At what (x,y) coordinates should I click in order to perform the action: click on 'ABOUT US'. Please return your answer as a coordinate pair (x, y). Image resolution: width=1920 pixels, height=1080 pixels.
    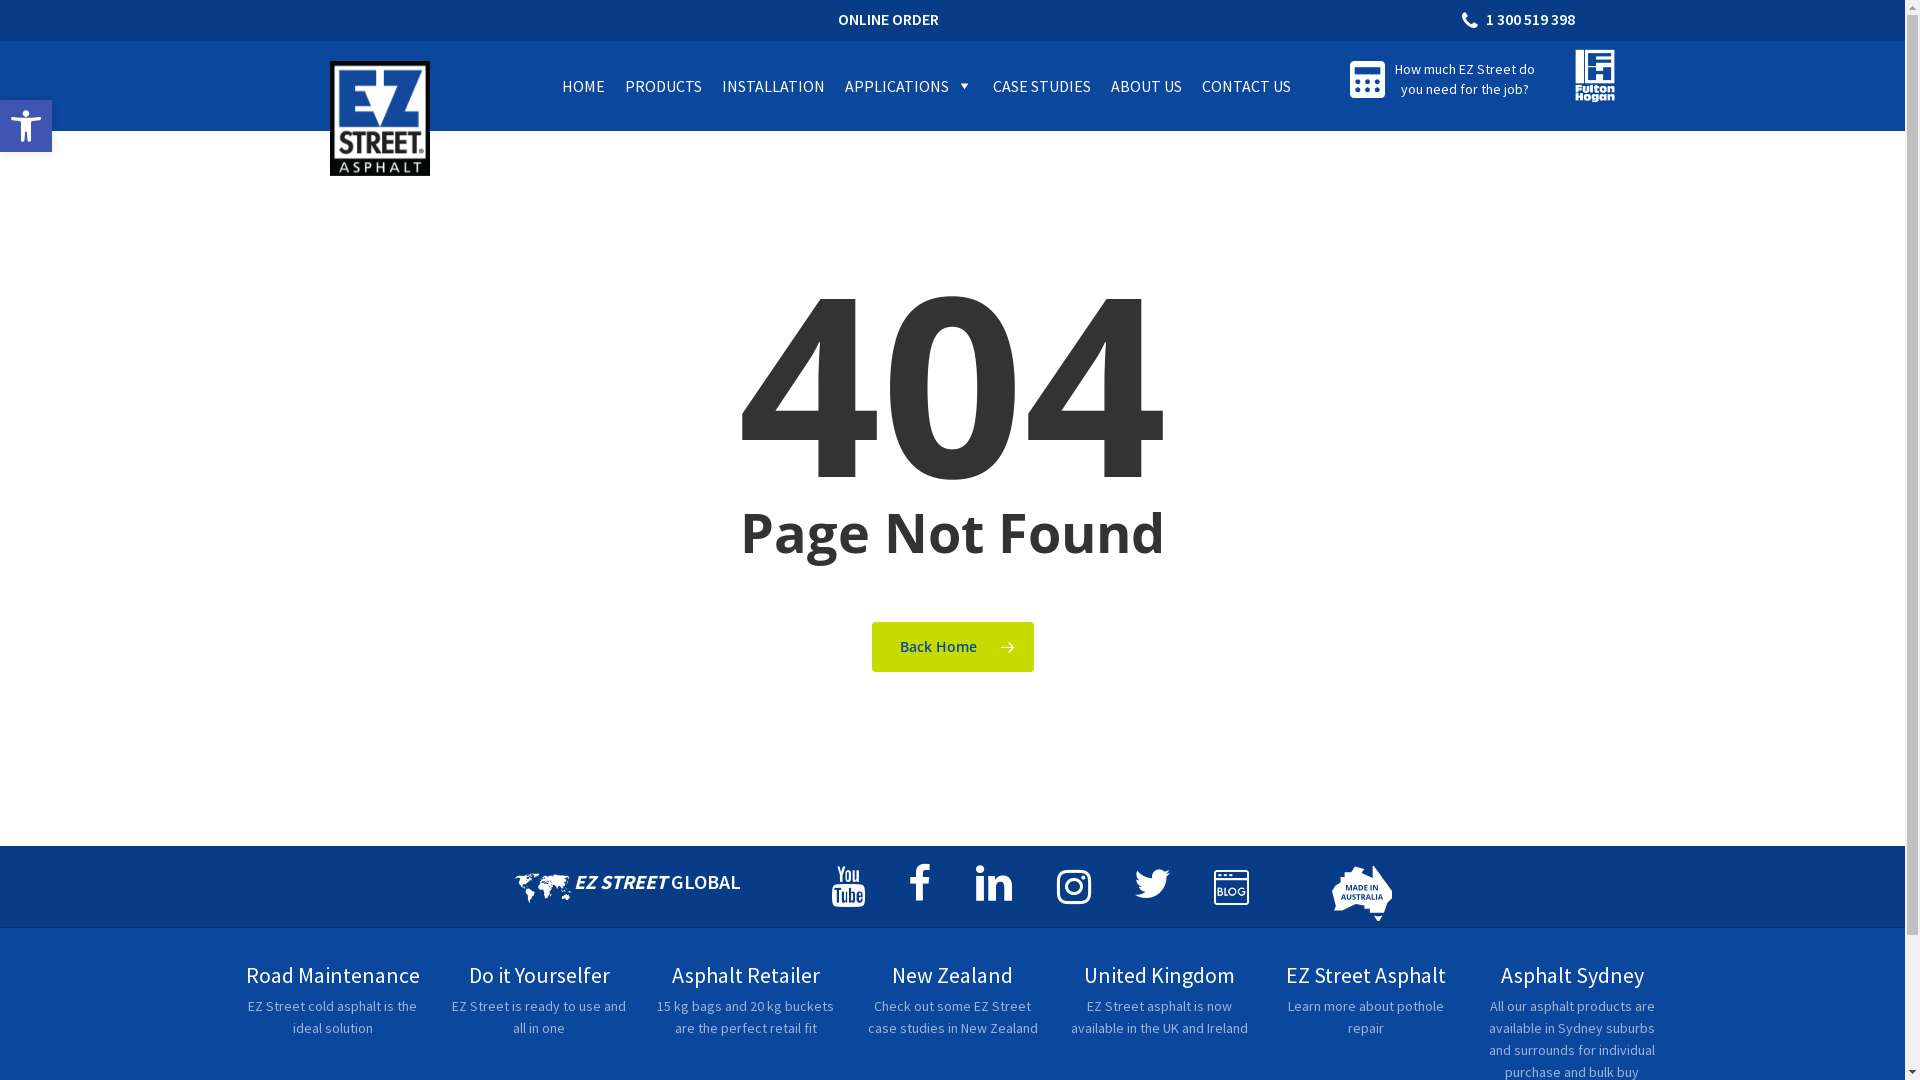
    Looking at the image, I should click on (1146, 84).